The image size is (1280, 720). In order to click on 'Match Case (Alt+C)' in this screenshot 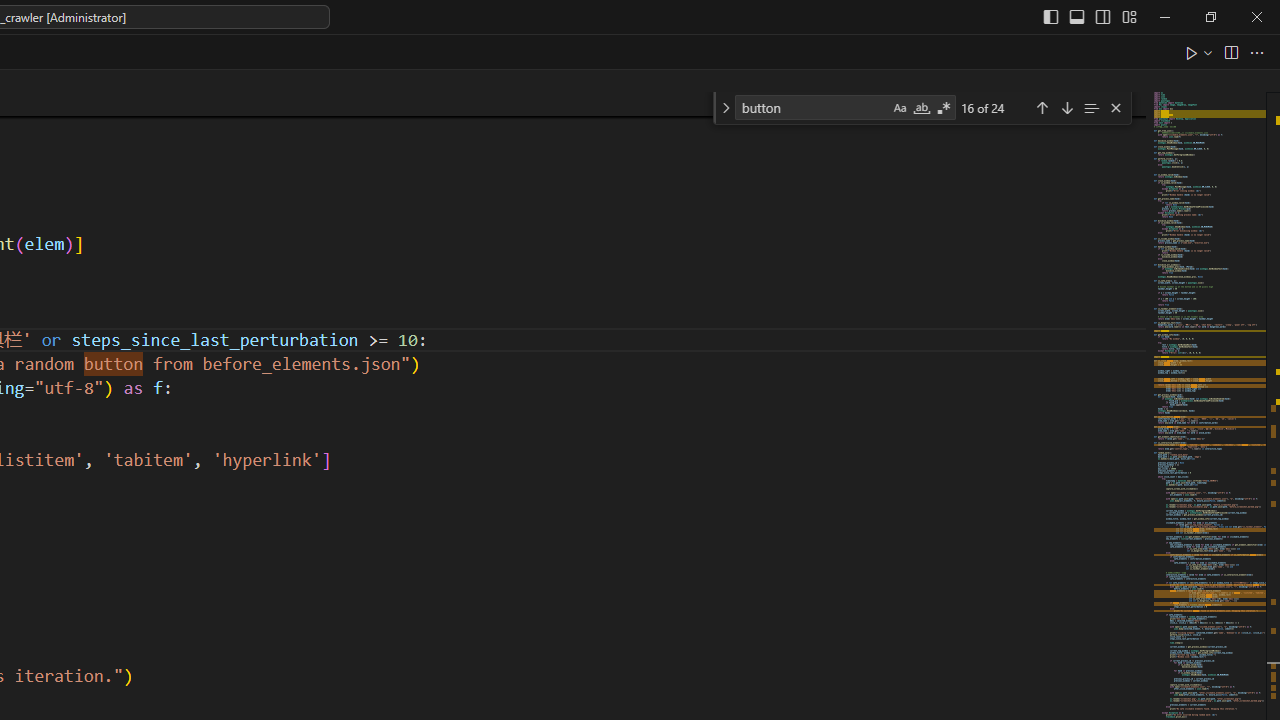, I will do `click(898, 108)`.